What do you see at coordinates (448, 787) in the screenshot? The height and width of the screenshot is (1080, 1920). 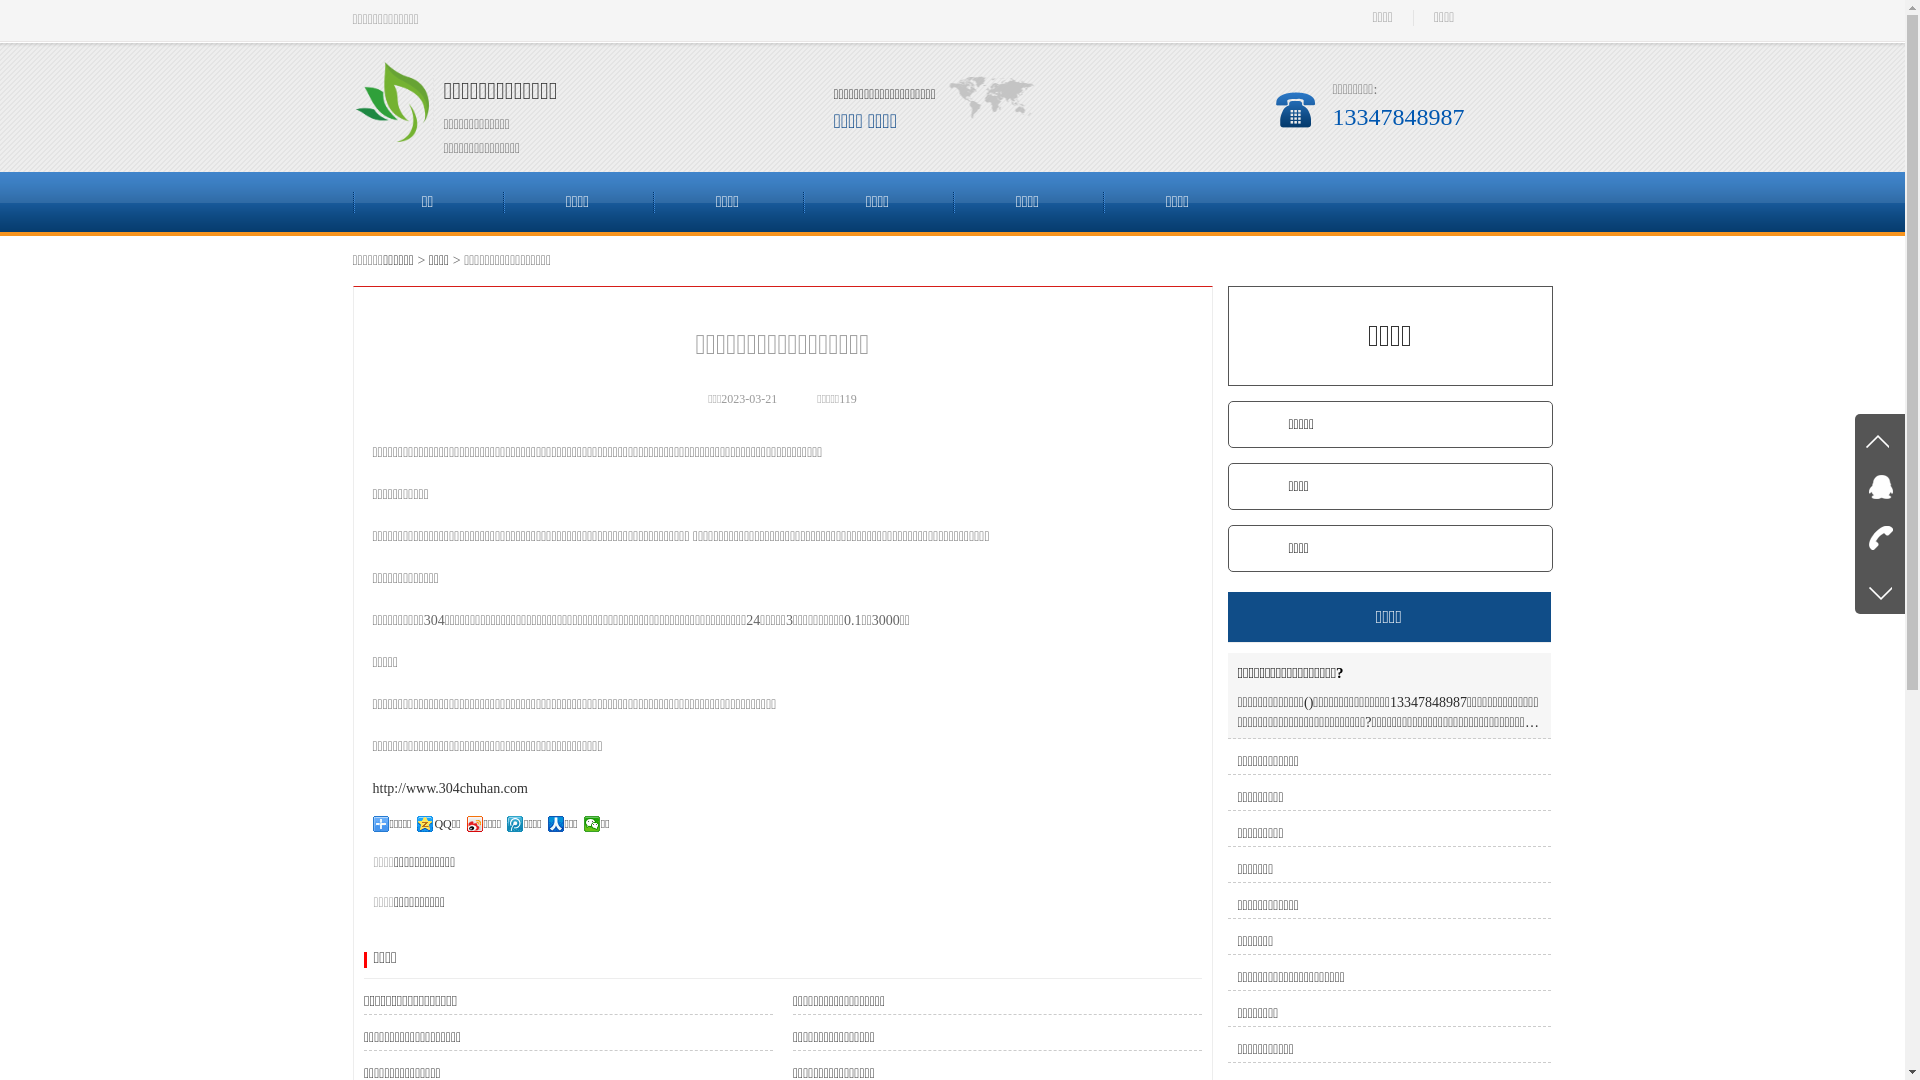 I see `'http://www.304chuhan.com'` at bounding box center [448, 787].